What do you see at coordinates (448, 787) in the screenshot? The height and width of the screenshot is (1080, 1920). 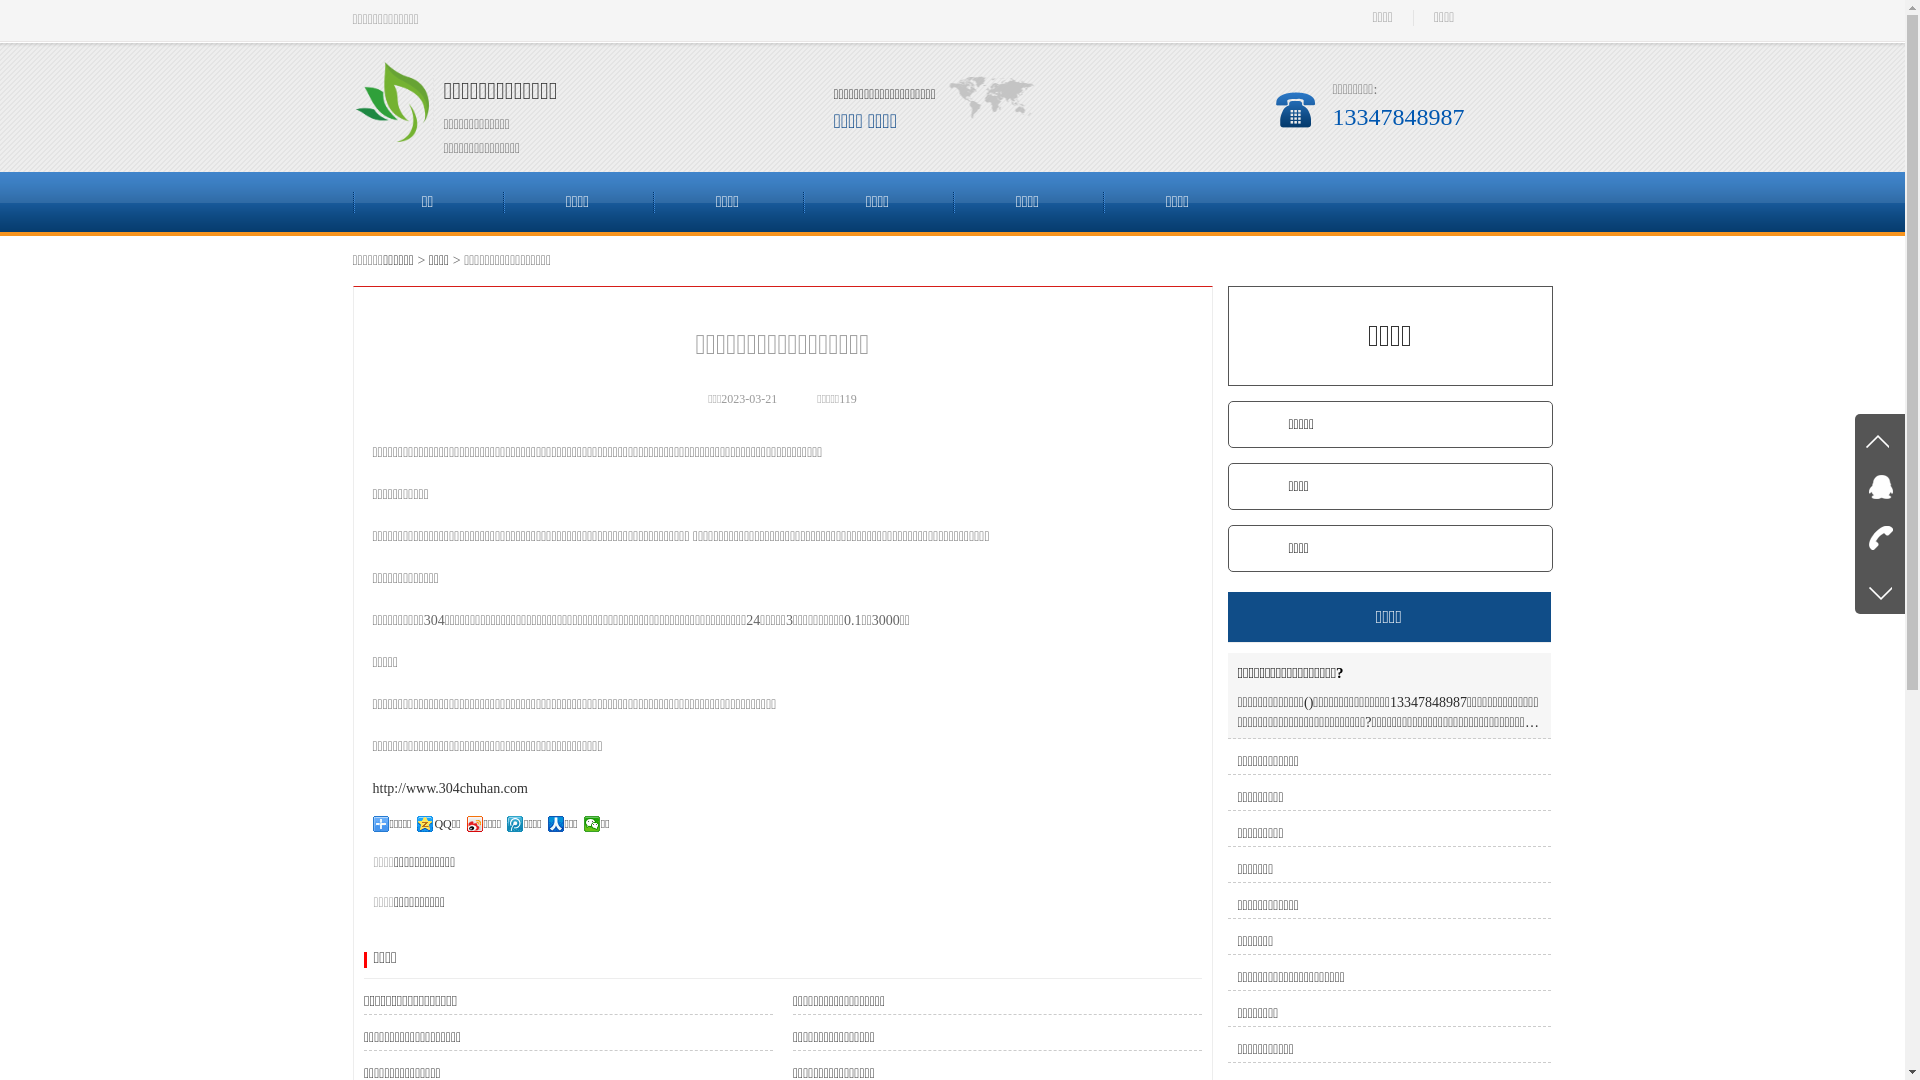 I see `'http://www.304chuhan.com'` at bounding box center [448, 787].